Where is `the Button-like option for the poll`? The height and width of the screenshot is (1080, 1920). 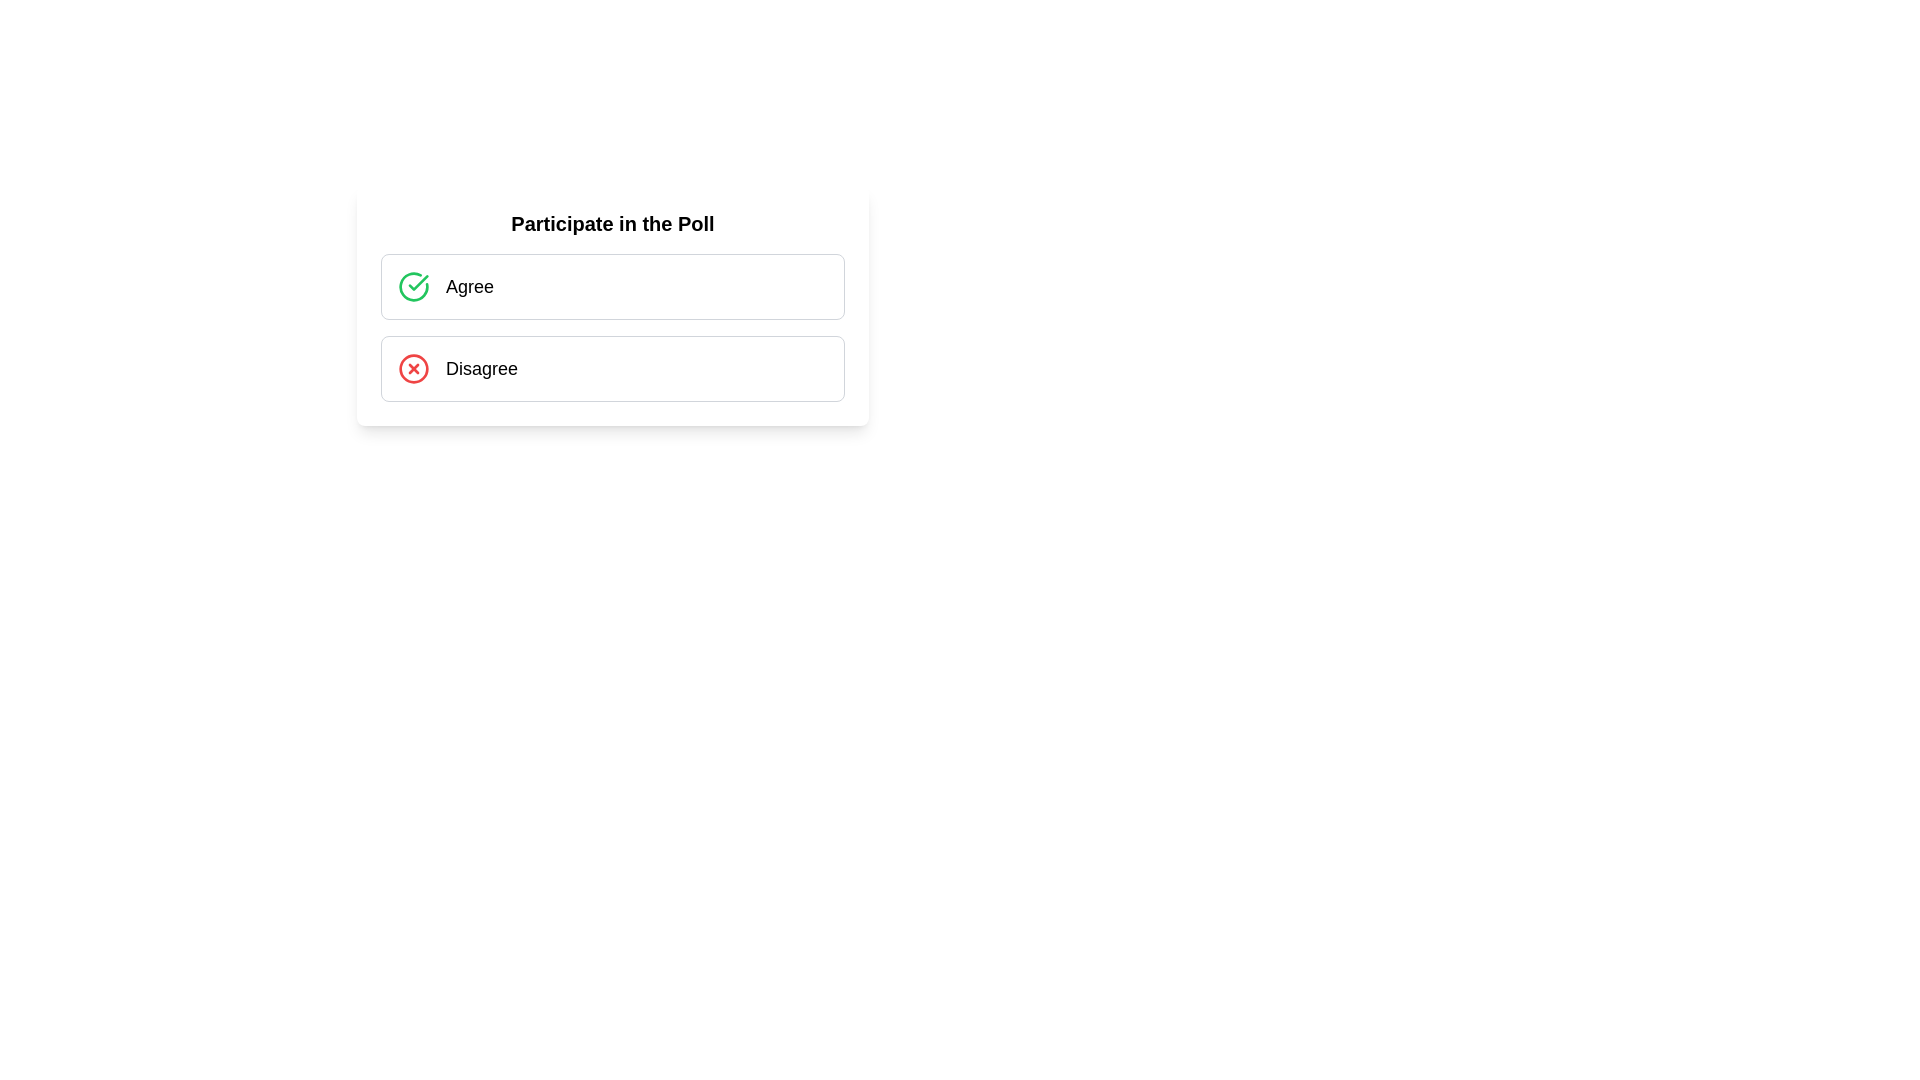 the Button-like option for the poll is located at coordinates (445, 286).